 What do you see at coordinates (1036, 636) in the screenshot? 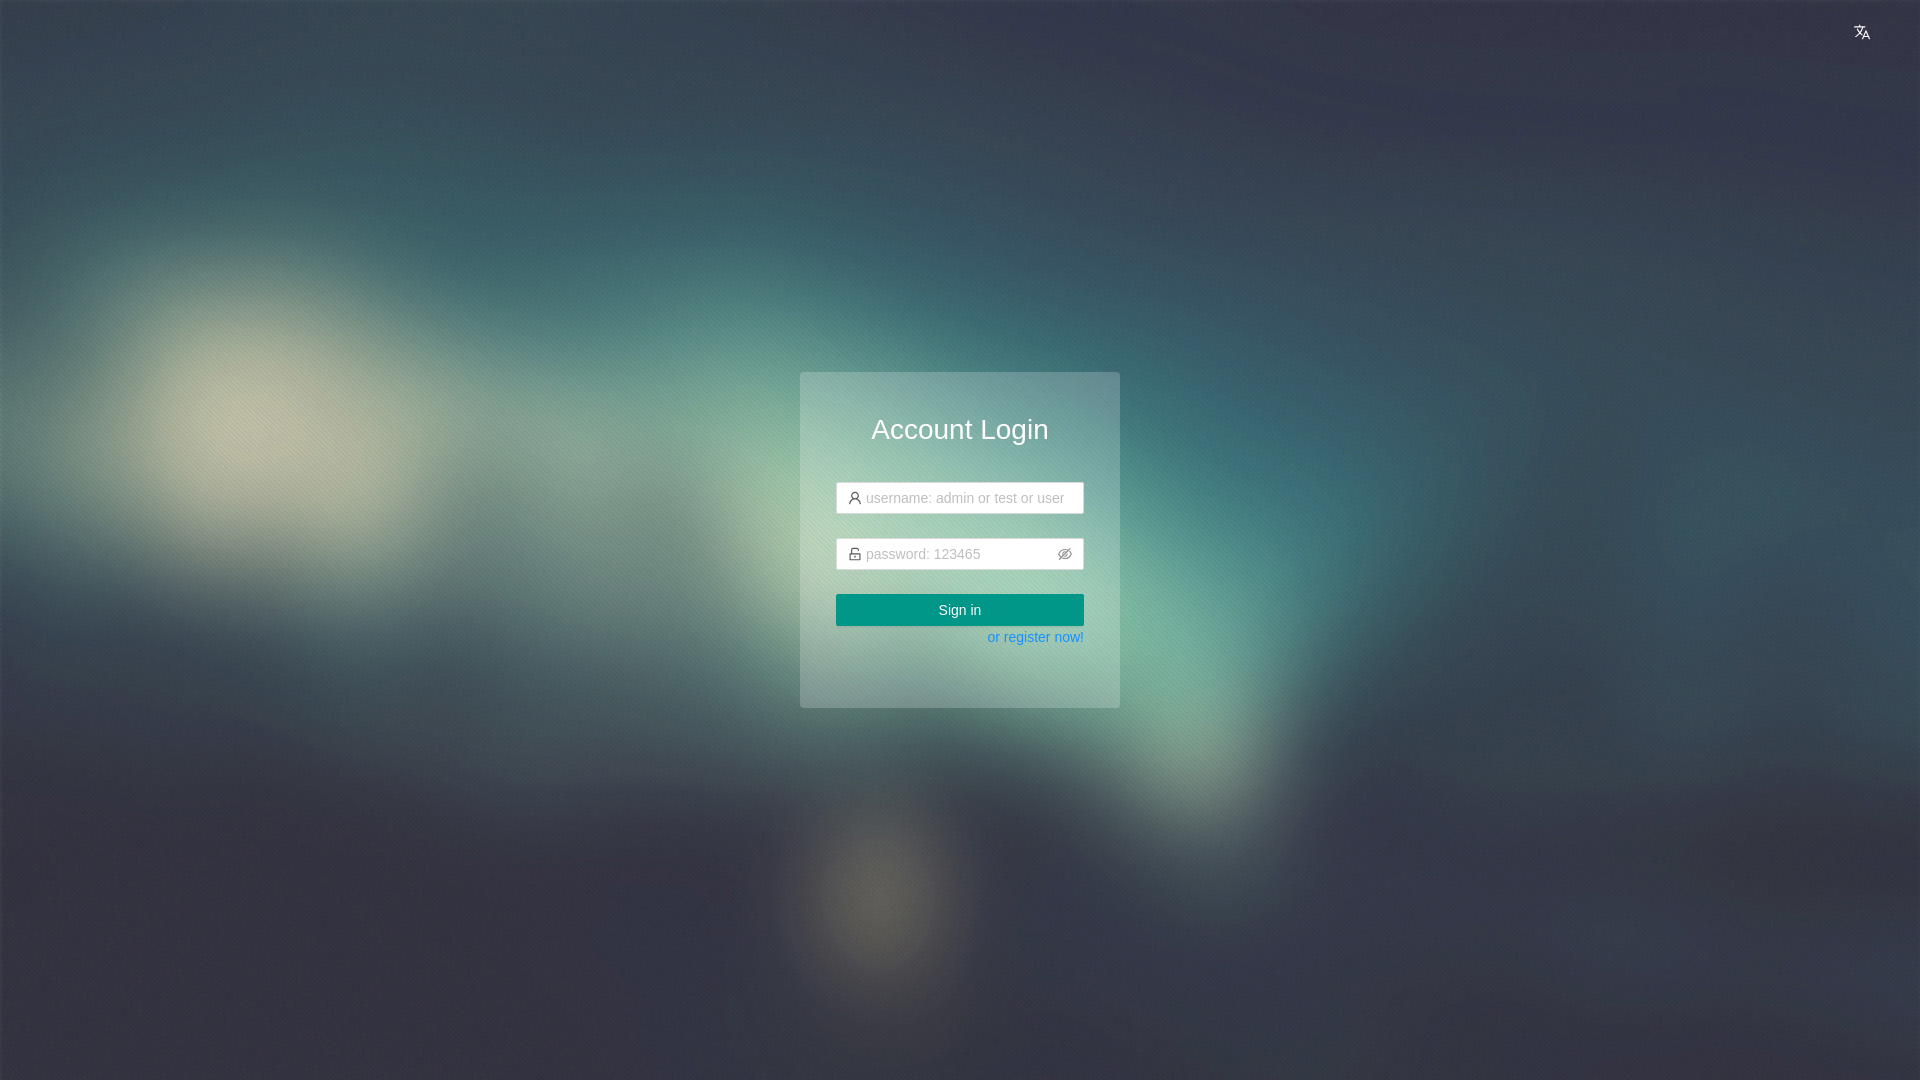
I see `'or register now!'` at bounding box center [1036, 636].